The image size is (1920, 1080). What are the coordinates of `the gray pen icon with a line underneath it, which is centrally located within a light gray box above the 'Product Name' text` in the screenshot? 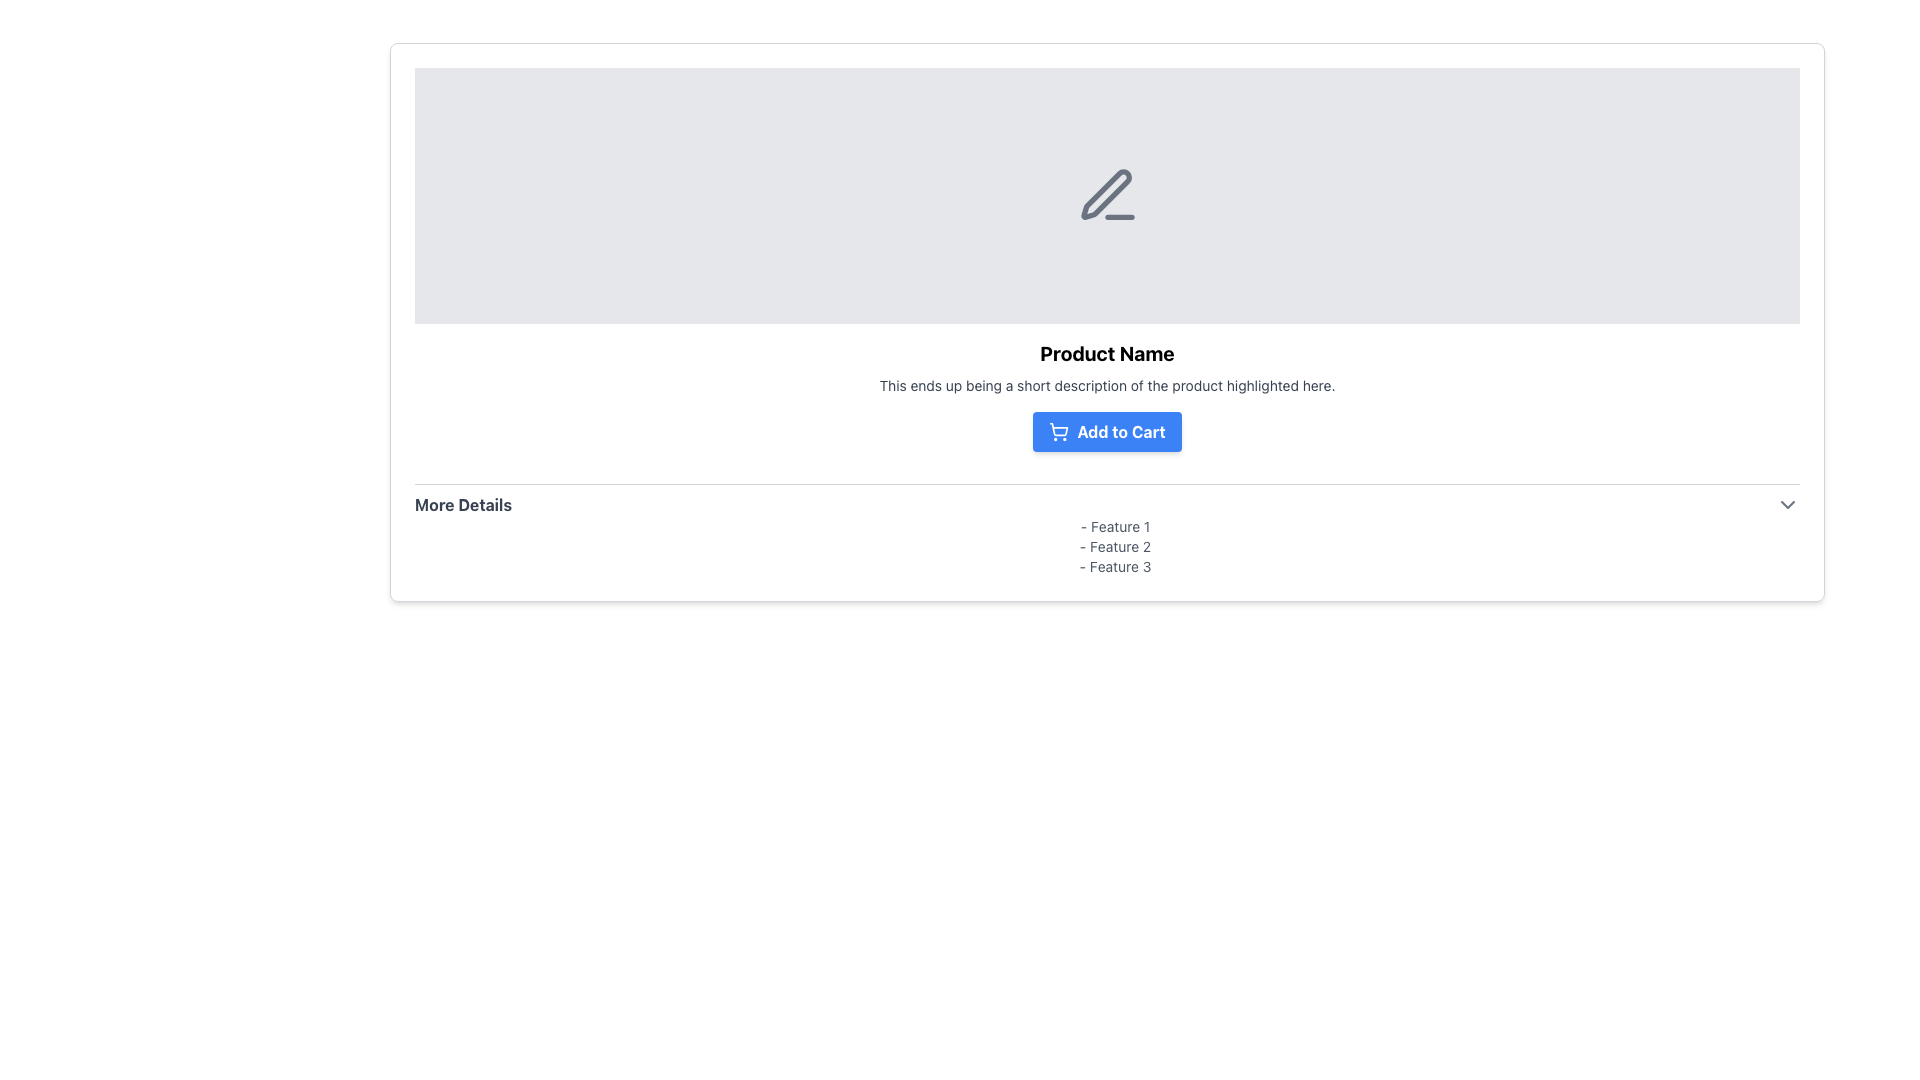 It's located at (1106, 196).